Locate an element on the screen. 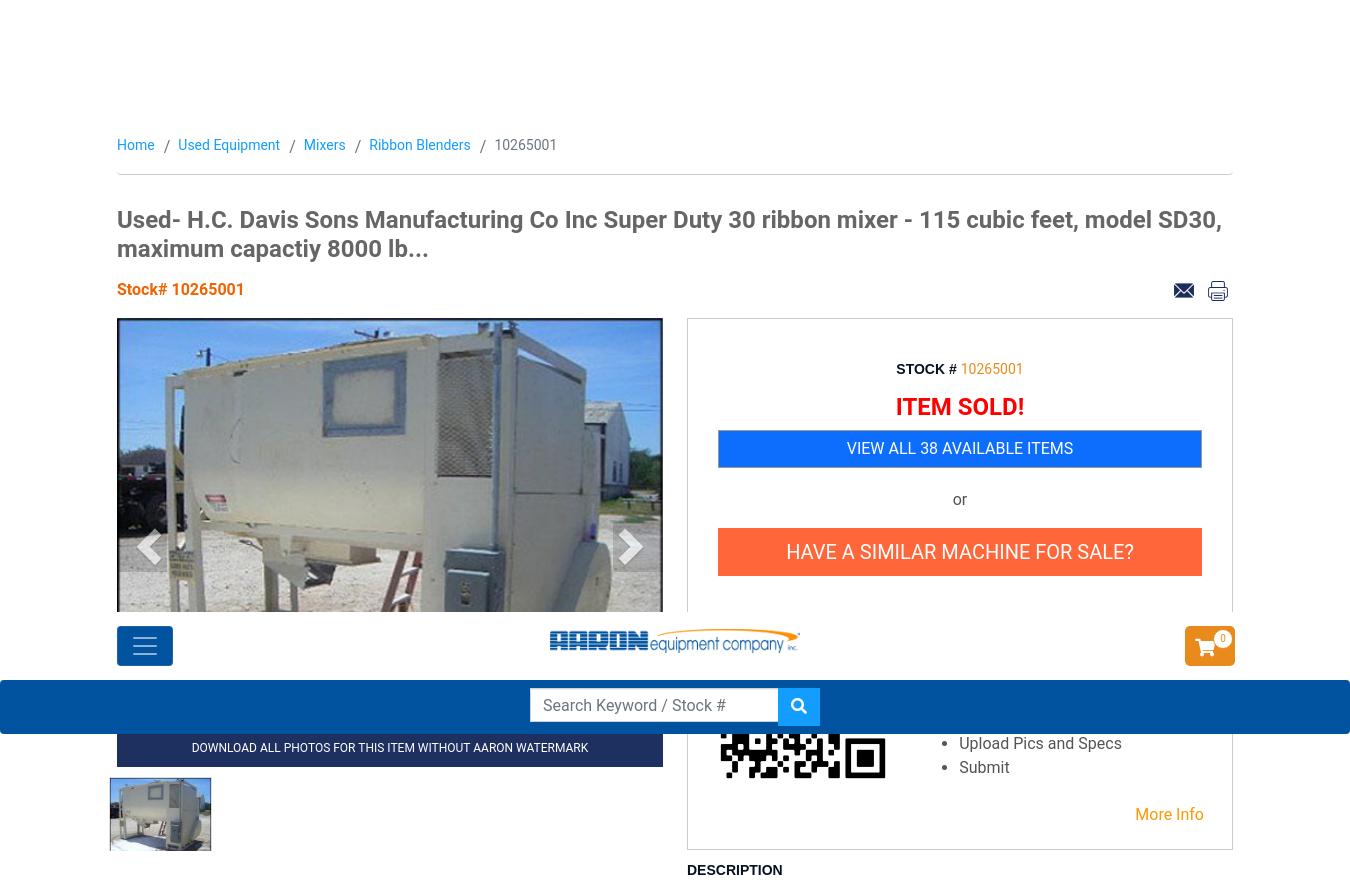 The image size is (1350, 881). '"Aaron Equipment is always my first call for used process equipment. Their inventory and customer service has ensured successful project results every time. Thanks y’all!"' is located at coordinates (958, 664).